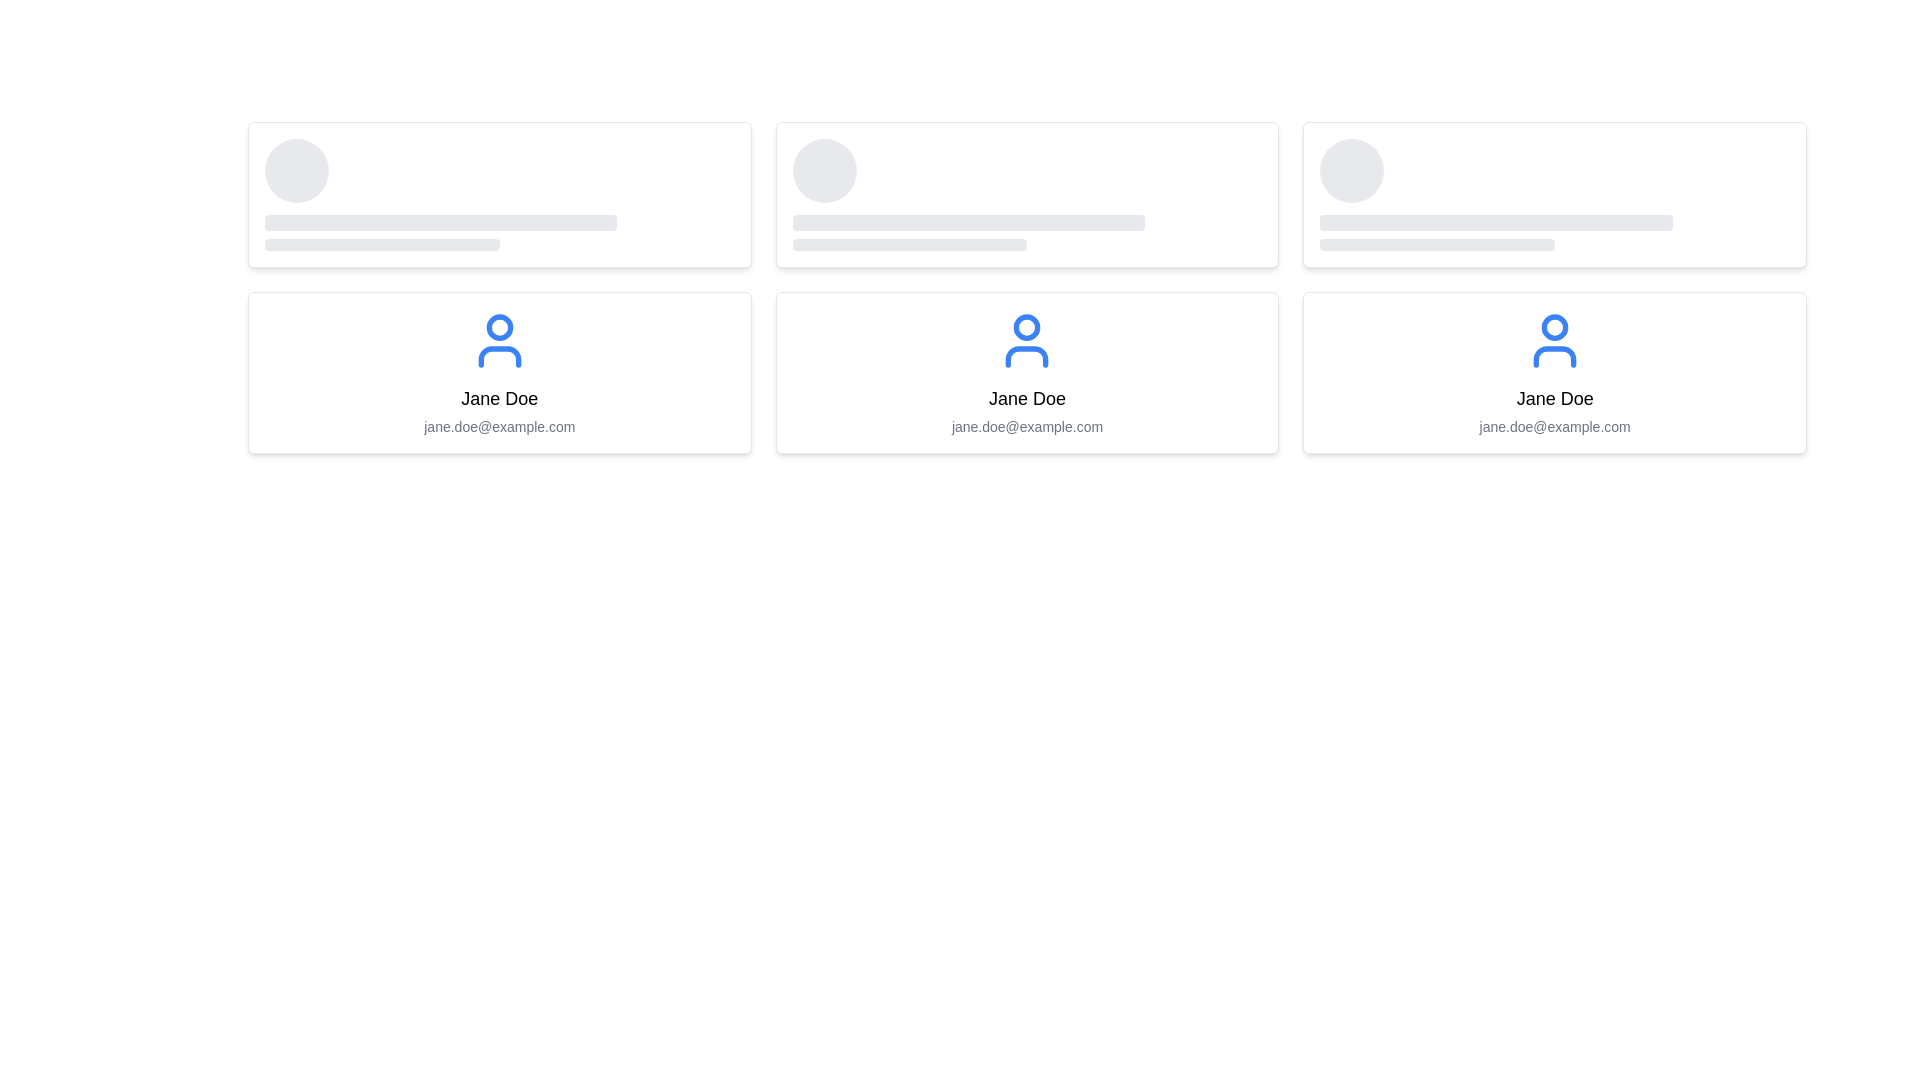  I want to click on the text element displaying 'Jane Doe', which is centrally aligned within its card and located below the user icon, so click(1027, 398).